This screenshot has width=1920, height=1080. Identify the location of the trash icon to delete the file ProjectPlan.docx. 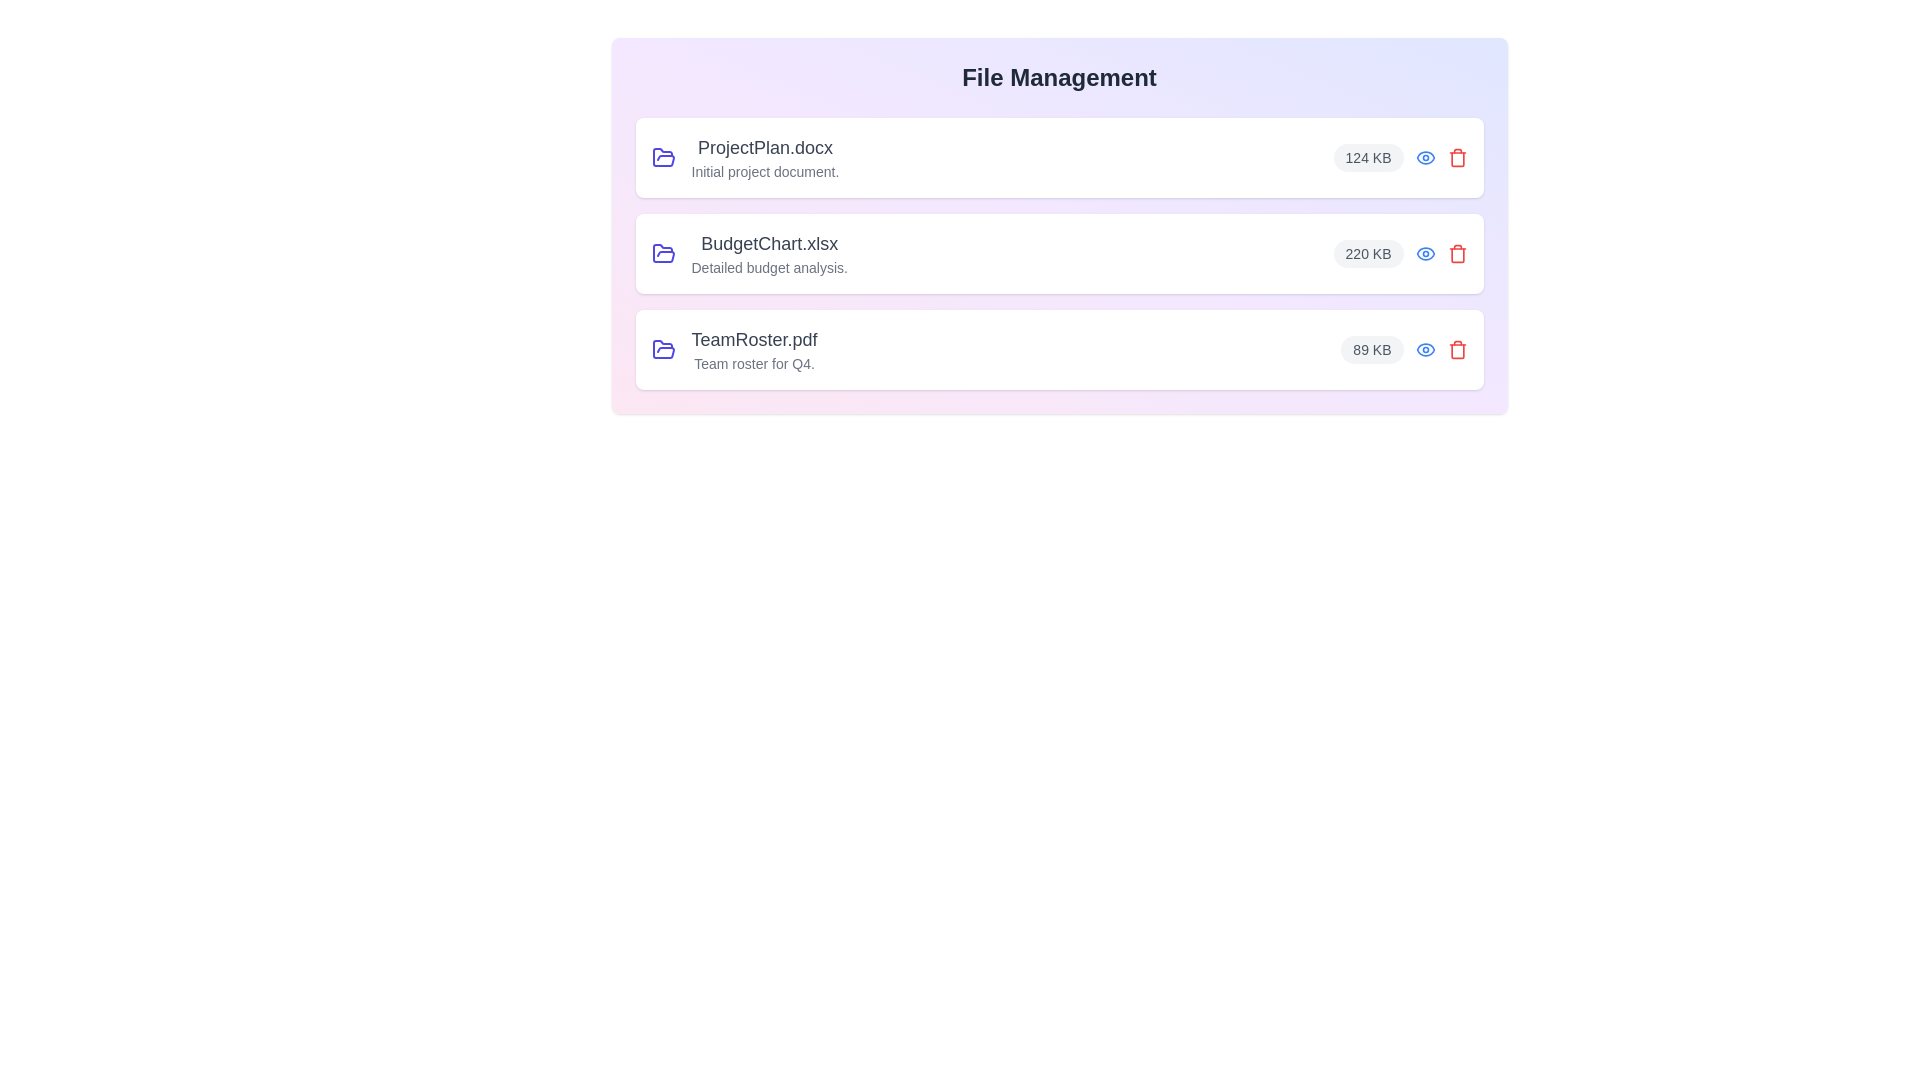
(1457, 157).